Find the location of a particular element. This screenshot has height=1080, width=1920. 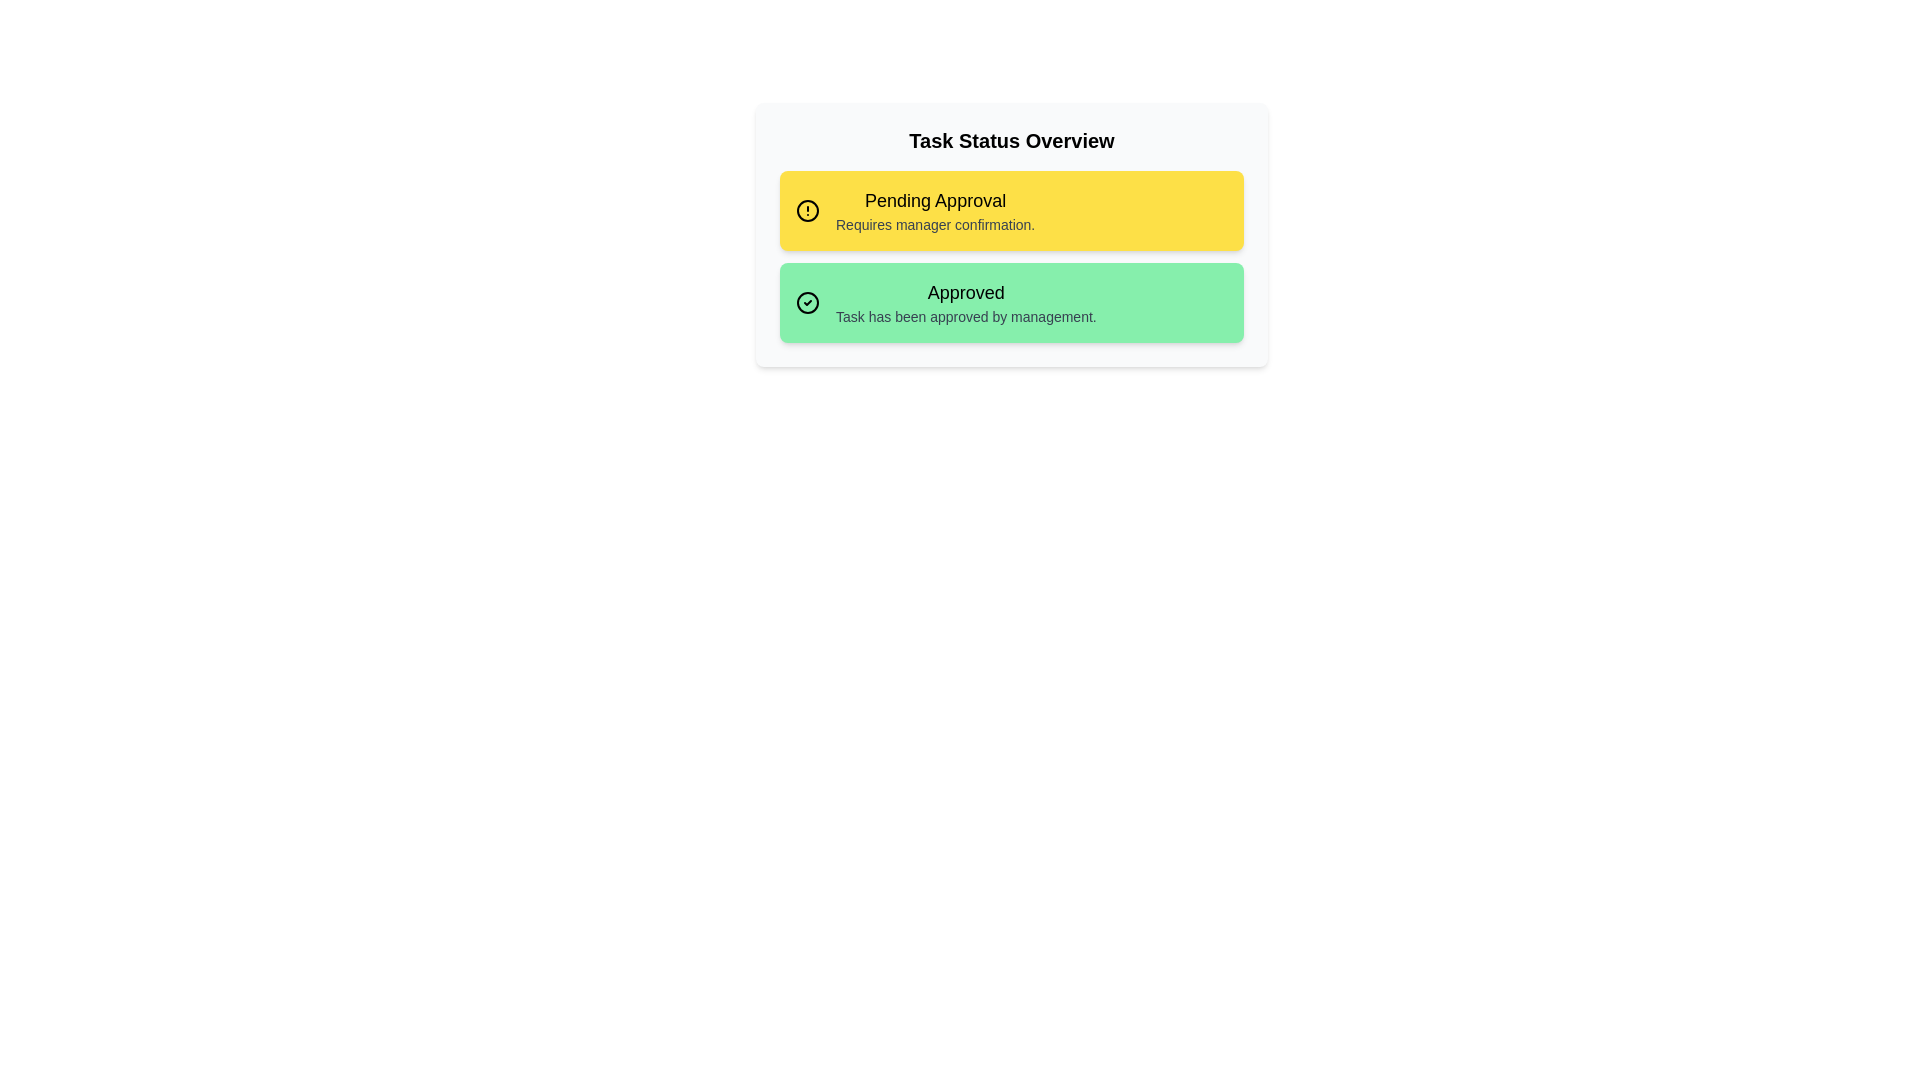

the text of the status label or description for Pending Approval is located at coordinates (934, 200).